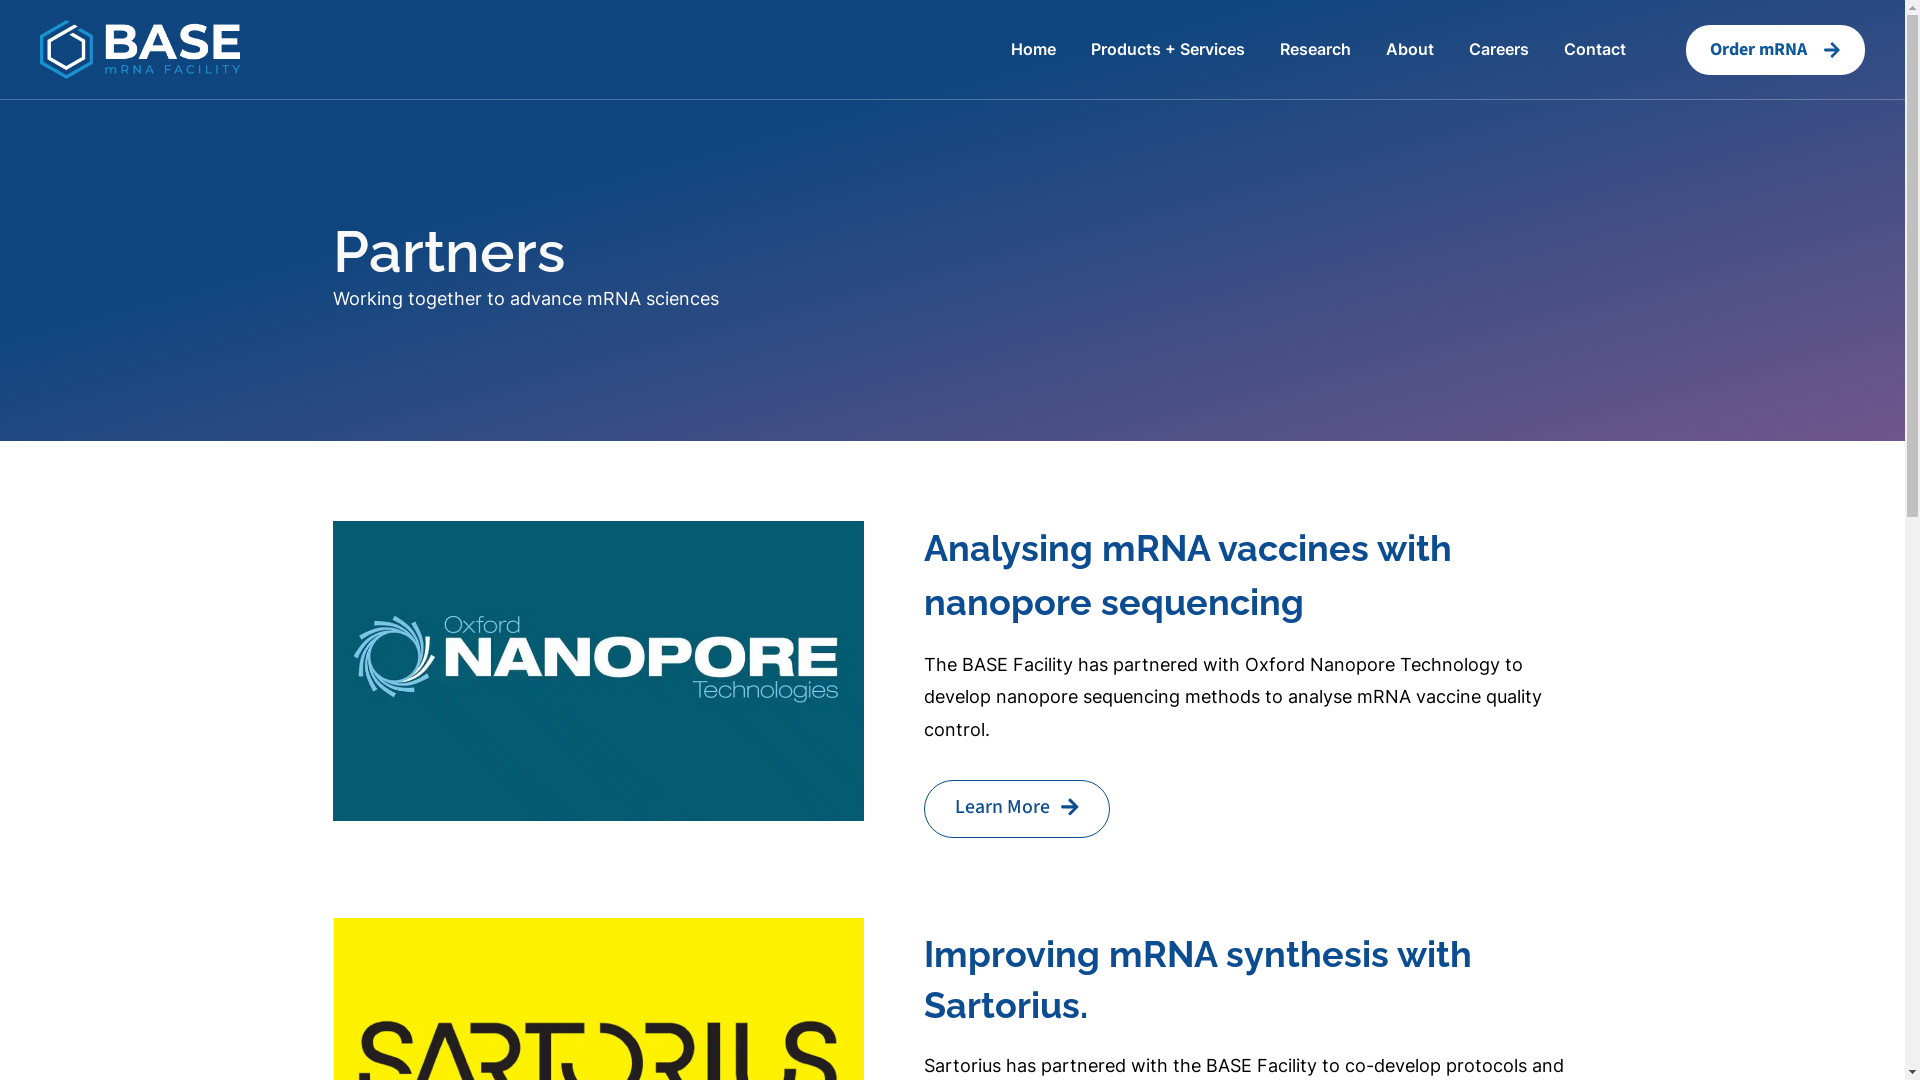 This screenshot has width=1920, height=1080. I want to click on 'Research', so click(1315, 48).